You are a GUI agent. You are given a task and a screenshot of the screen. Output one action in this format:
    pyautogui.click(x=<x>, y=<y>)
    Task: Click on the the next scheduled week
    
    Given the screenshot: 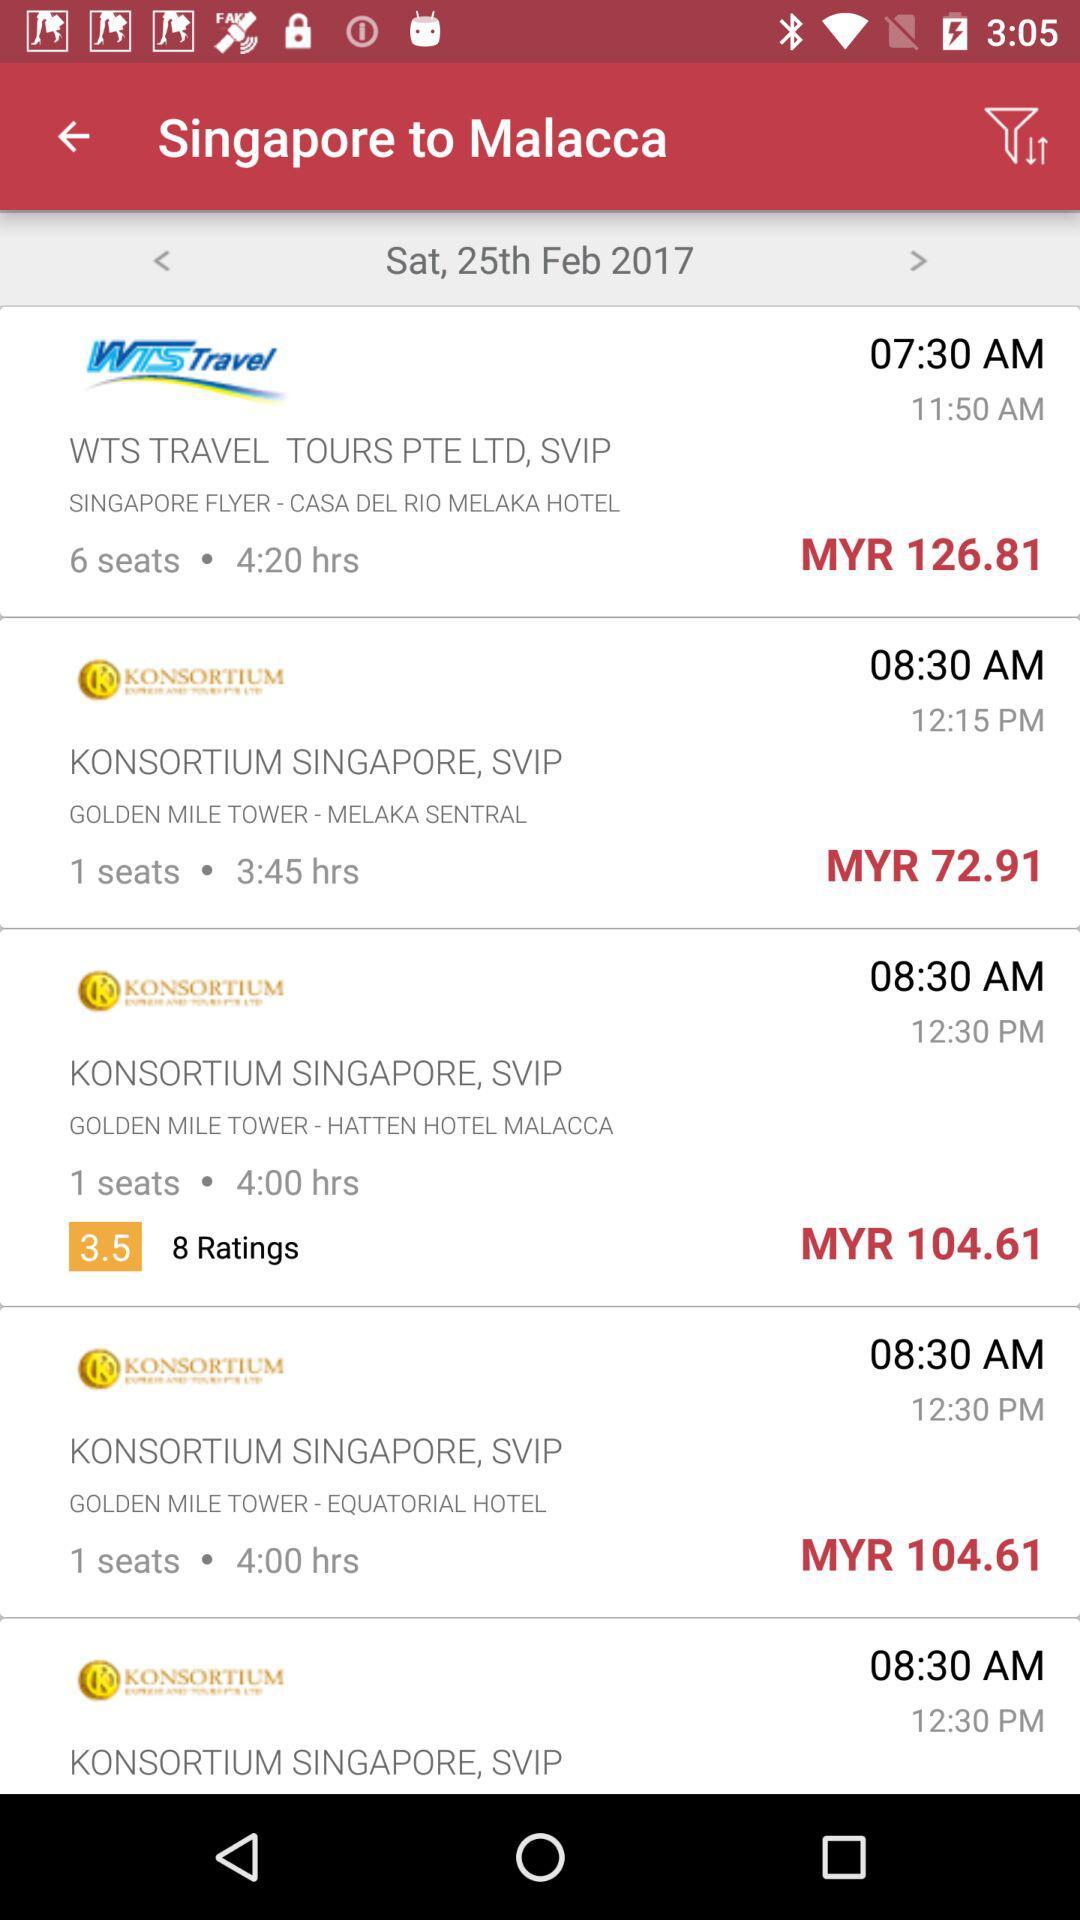 What is the action you would take?
    pyautogui.click(x=918, y=257)
    